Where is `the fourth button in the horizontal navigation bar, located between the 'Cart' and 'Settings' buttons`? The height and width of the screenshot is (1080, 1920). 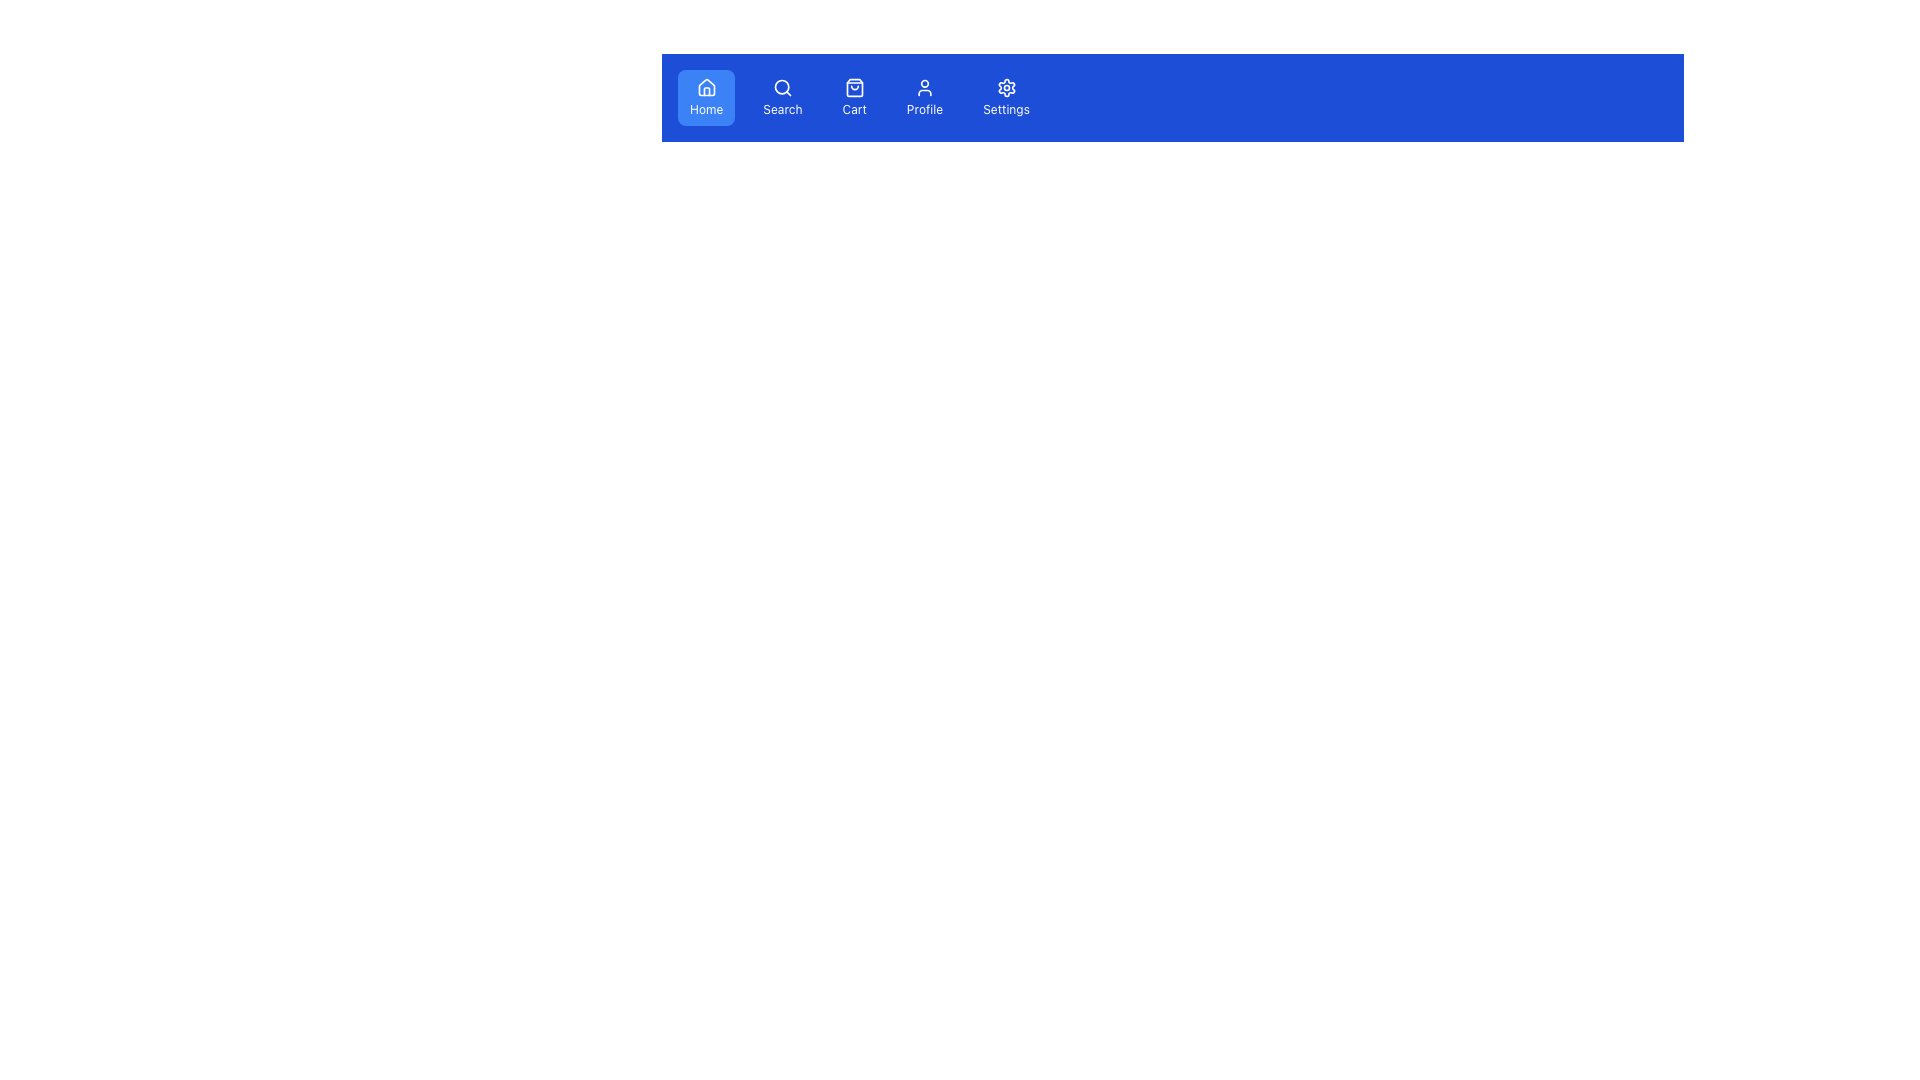 the fourth button in the horizontal navigation bar, located between the 'Cart' and 'Settings' buttons is located at coordinates (924, 97).